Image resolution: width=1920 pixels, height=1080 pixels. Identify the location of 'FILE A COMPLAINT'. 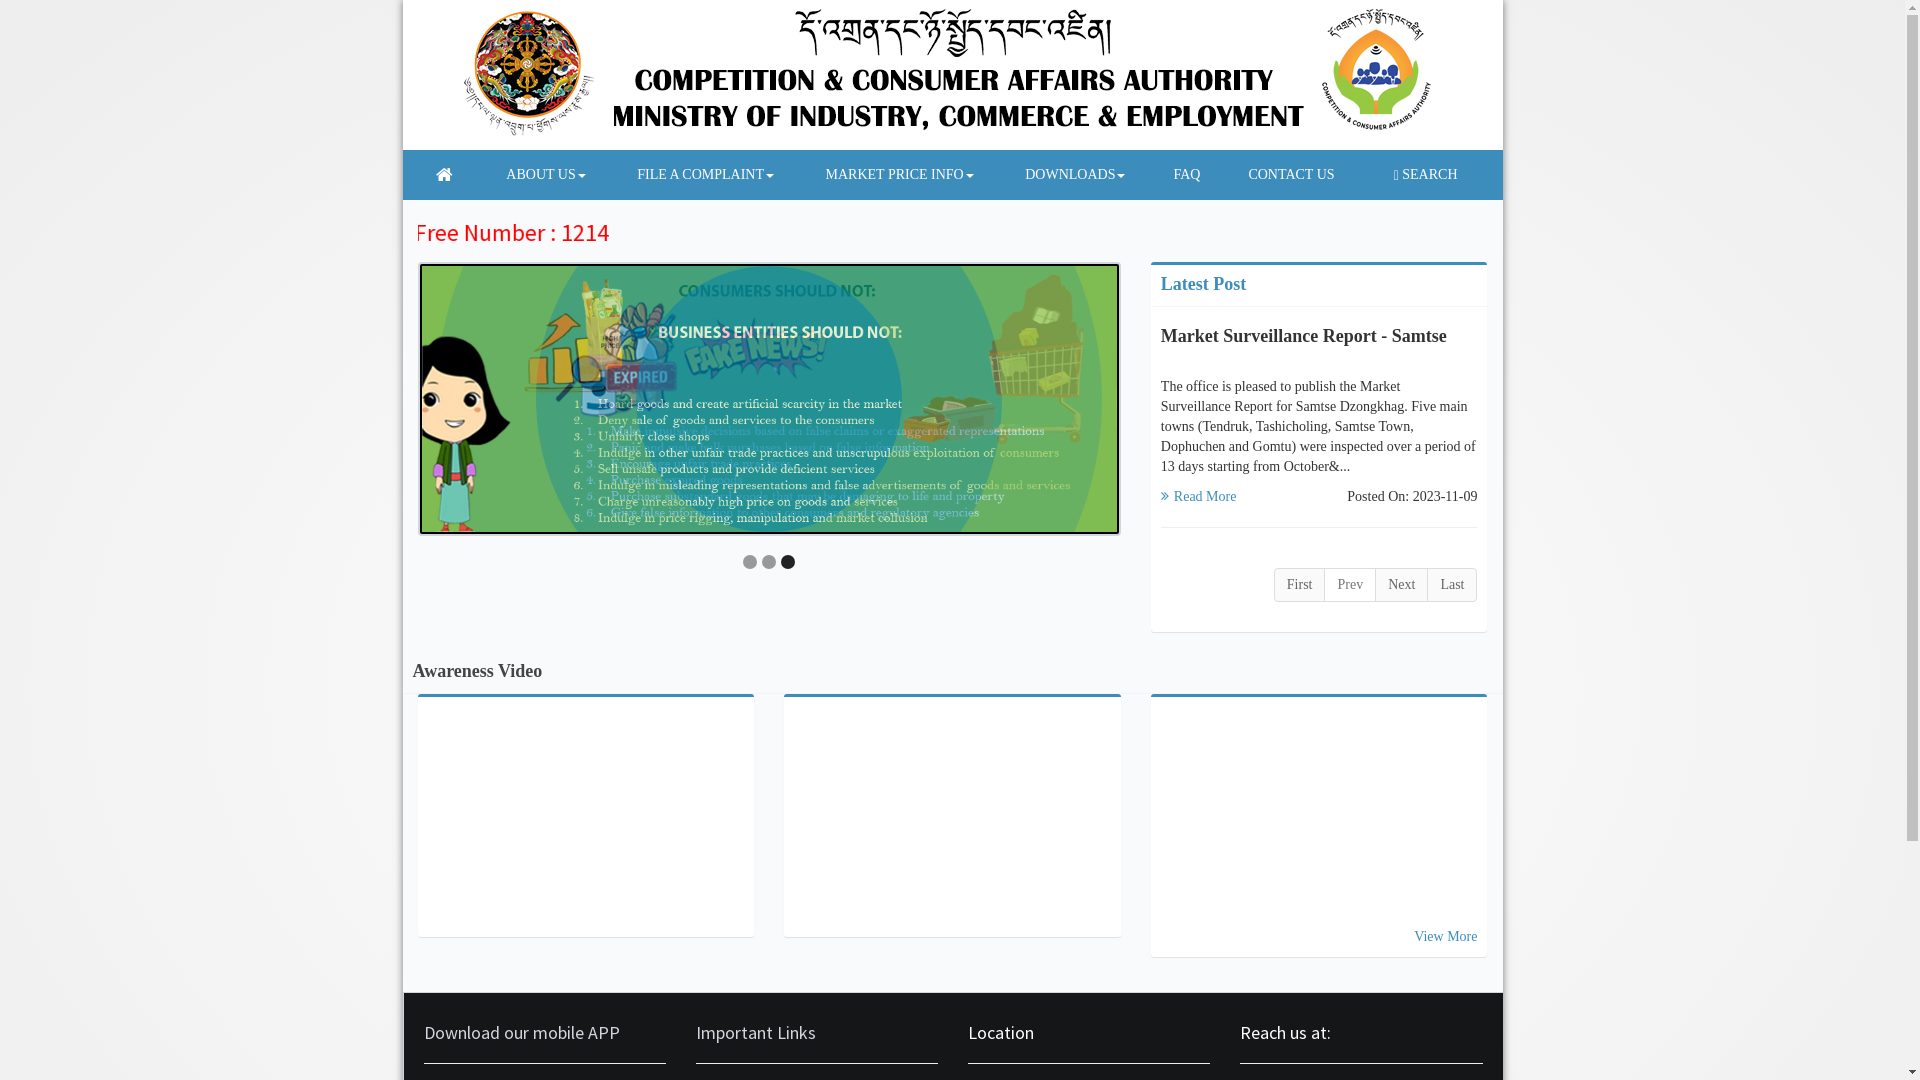
(695, 173).